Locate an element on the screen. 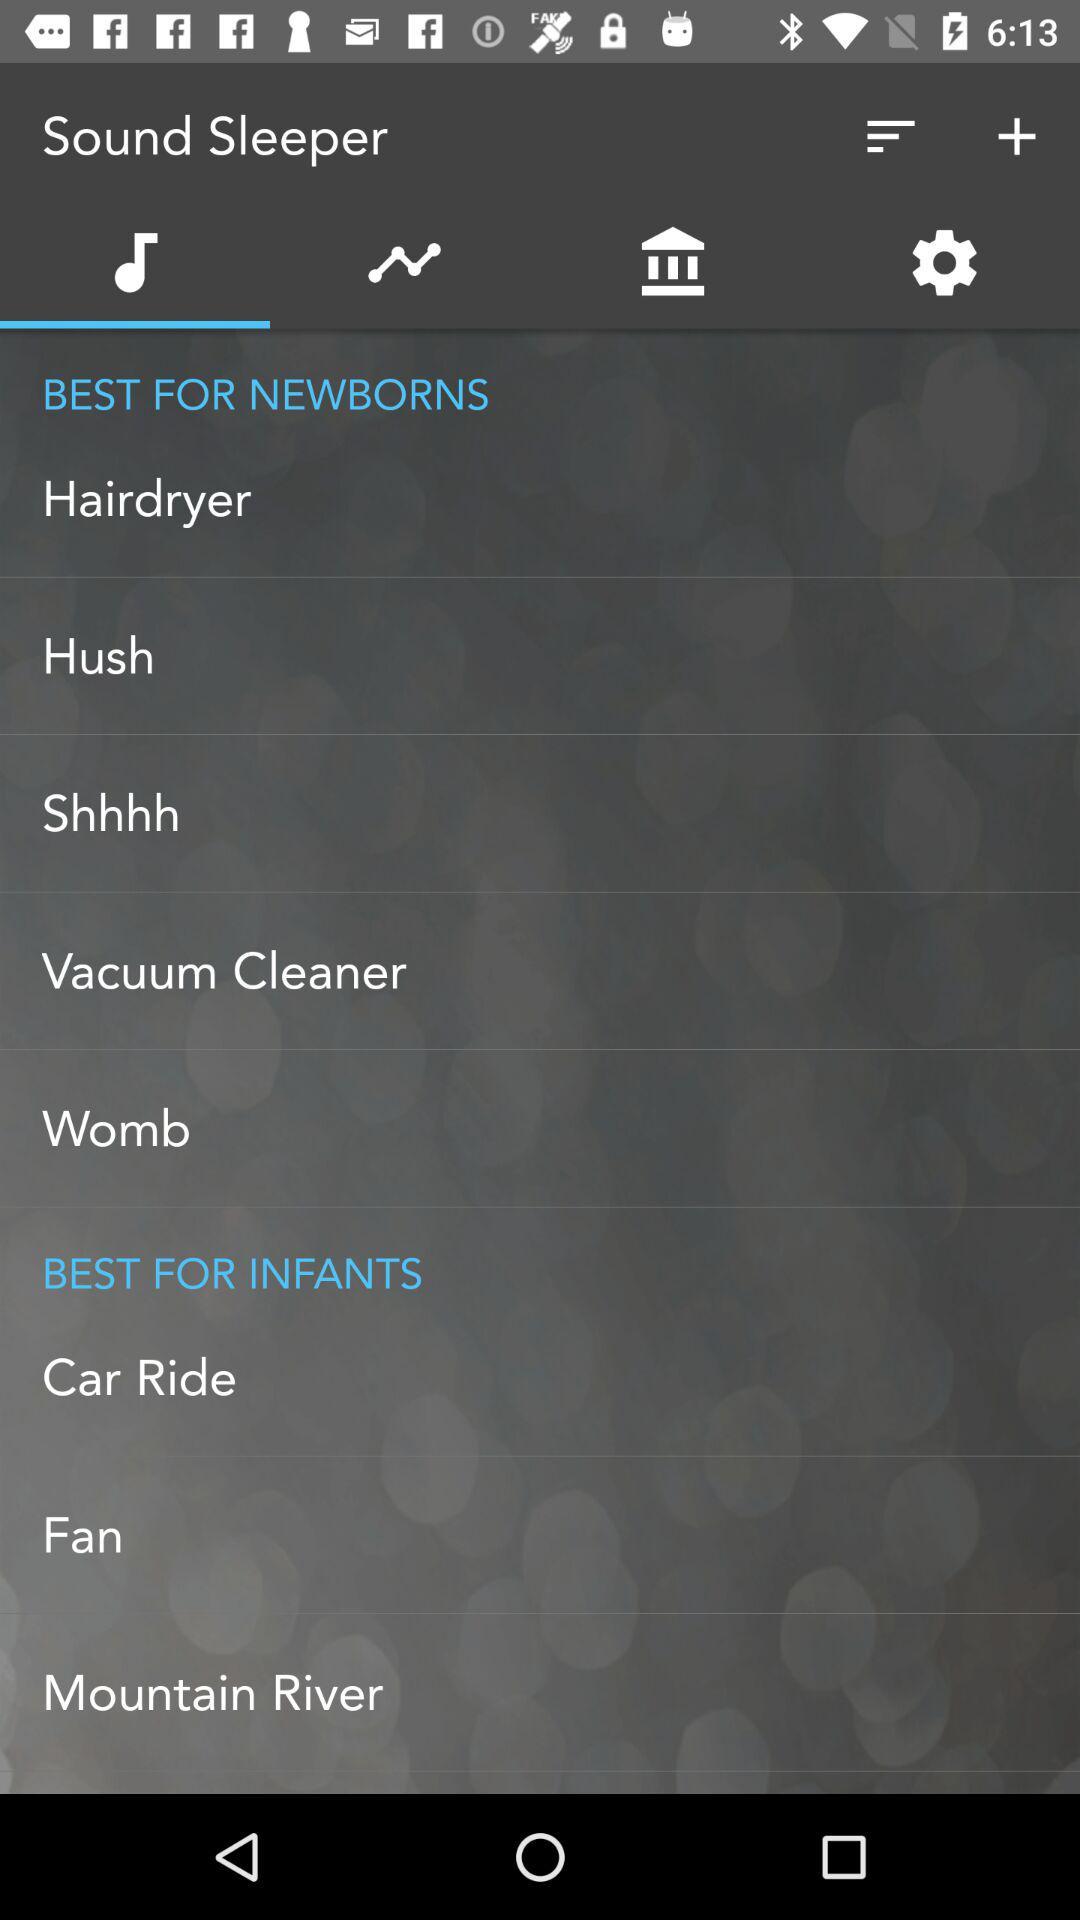 This screenshot has width=1080, height=1920. the item to the right of the sound sleeper icon is located at coordinates (890, 135).